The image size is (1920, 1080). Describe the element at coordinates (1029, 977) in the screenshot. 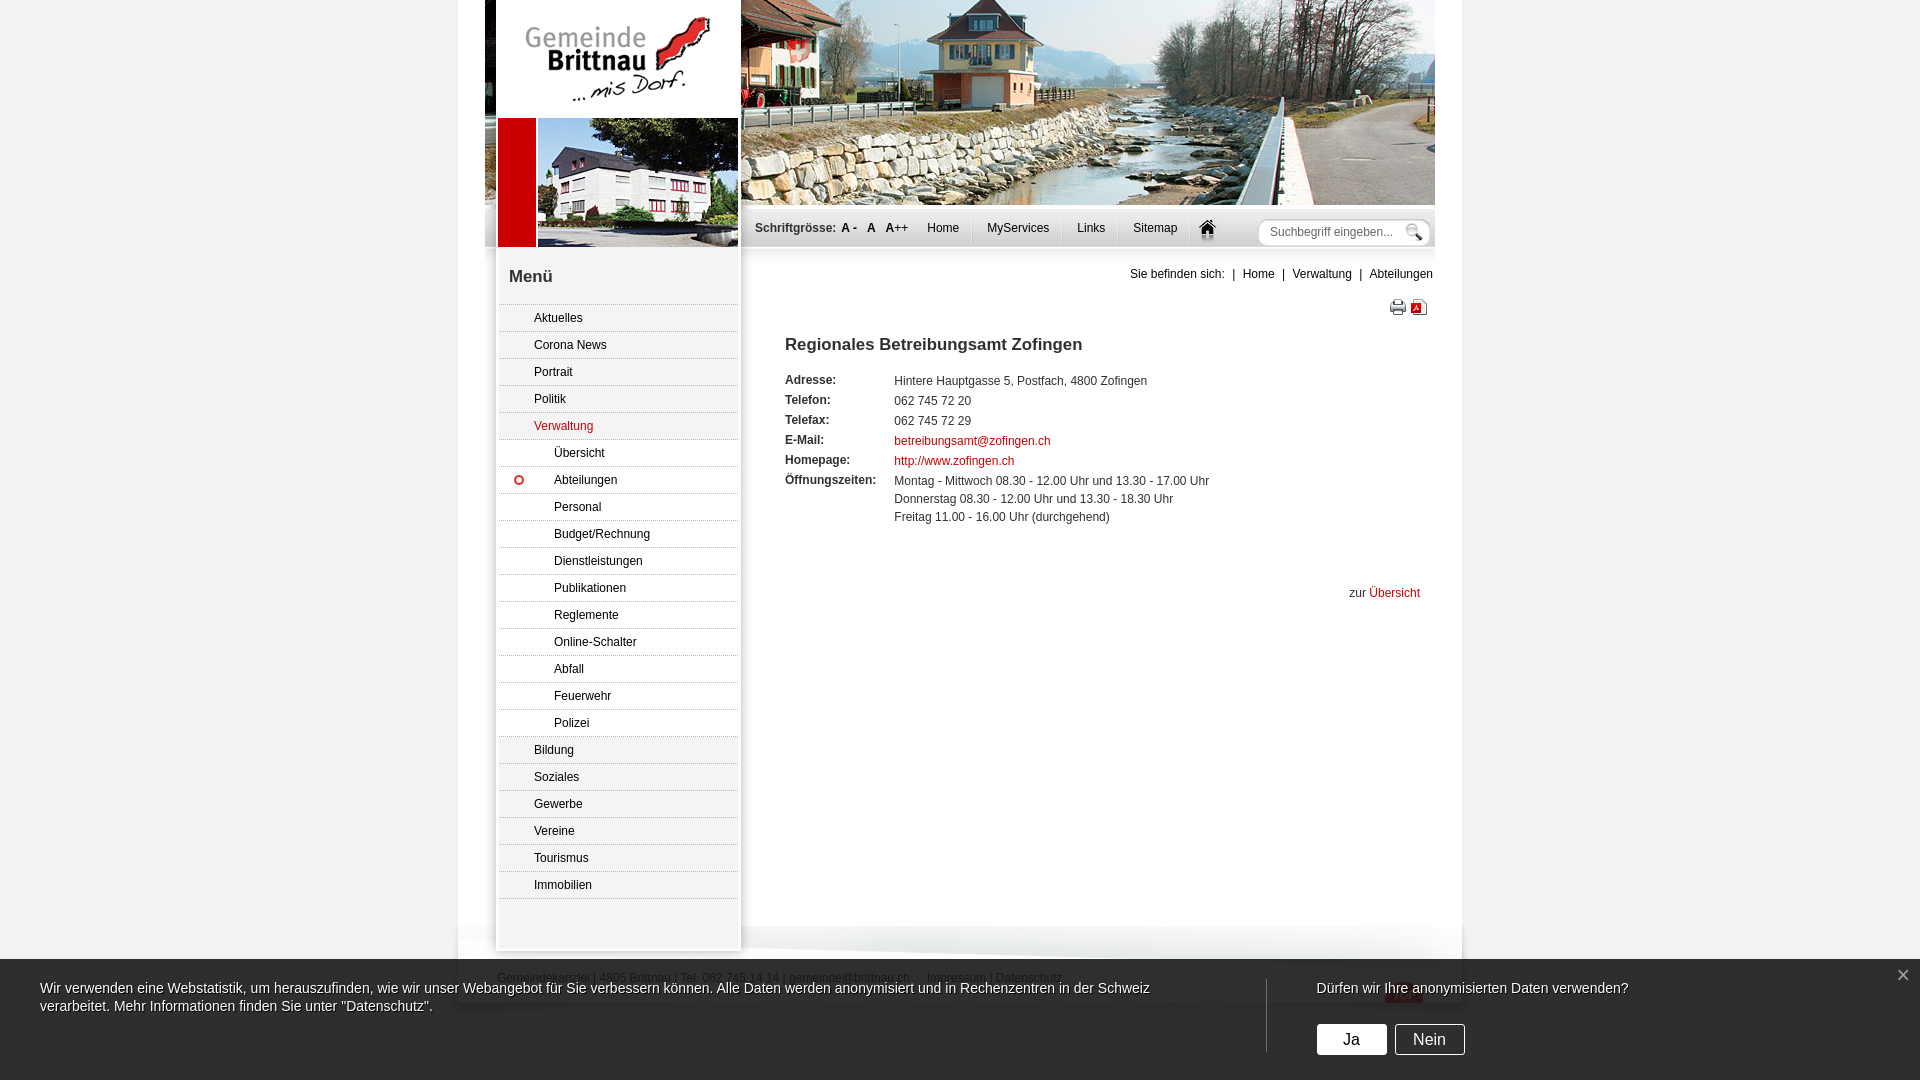

I see `'Datenschutz'` at that location.